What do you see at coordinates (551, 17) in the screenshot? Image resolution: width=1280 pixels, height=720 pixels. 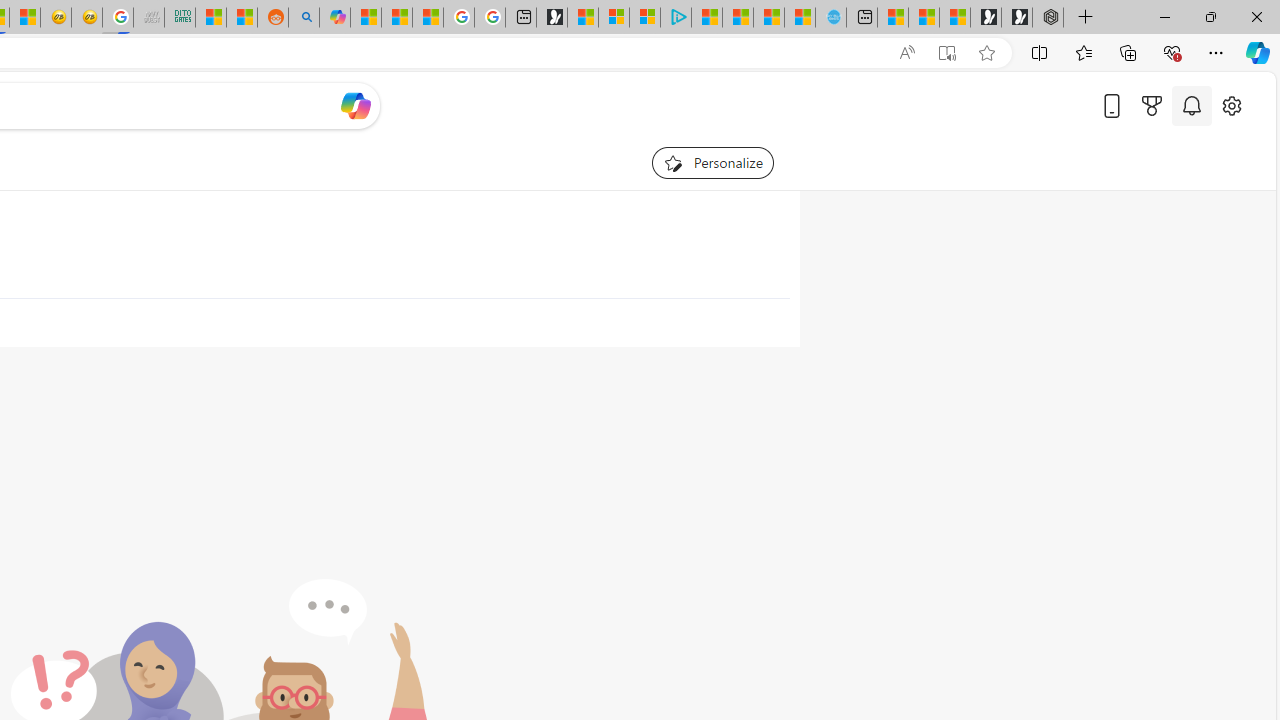 I see `'Microsoft Start Gaming'` at bounding box center [551, 17].